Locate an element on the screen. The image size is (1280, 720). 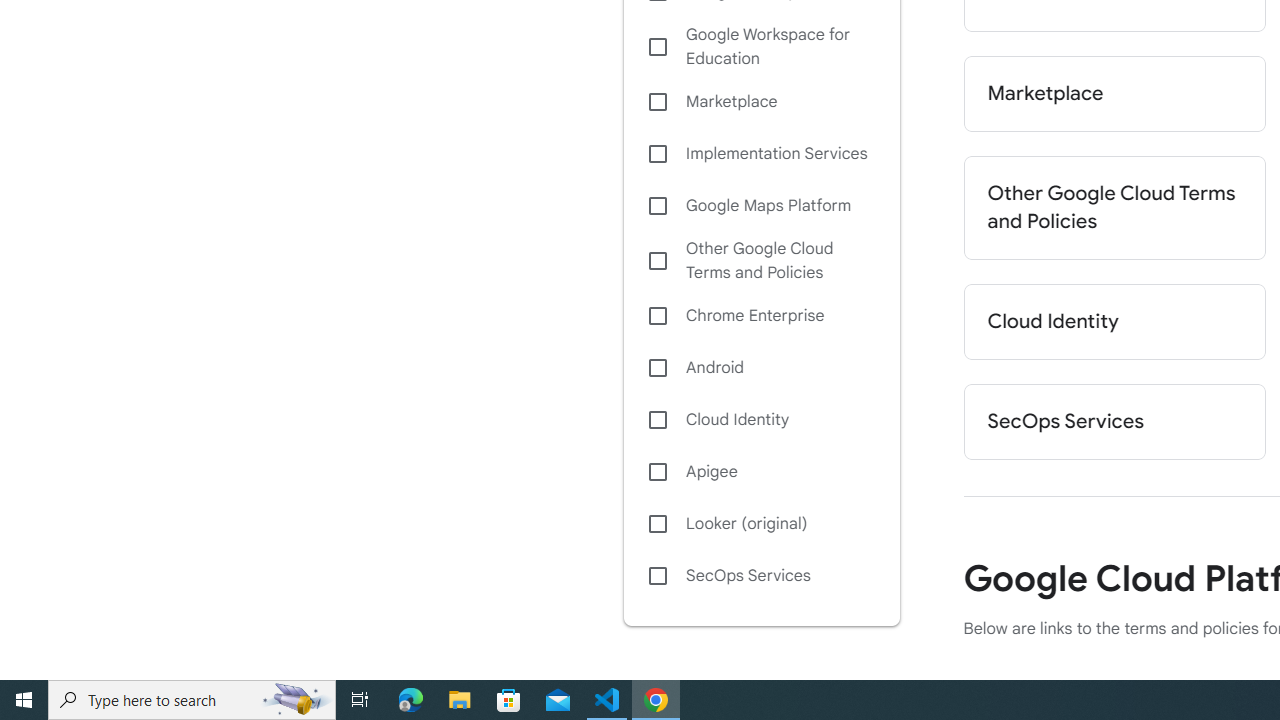
'Cloud Identity' is located at coordinates (760, 418).